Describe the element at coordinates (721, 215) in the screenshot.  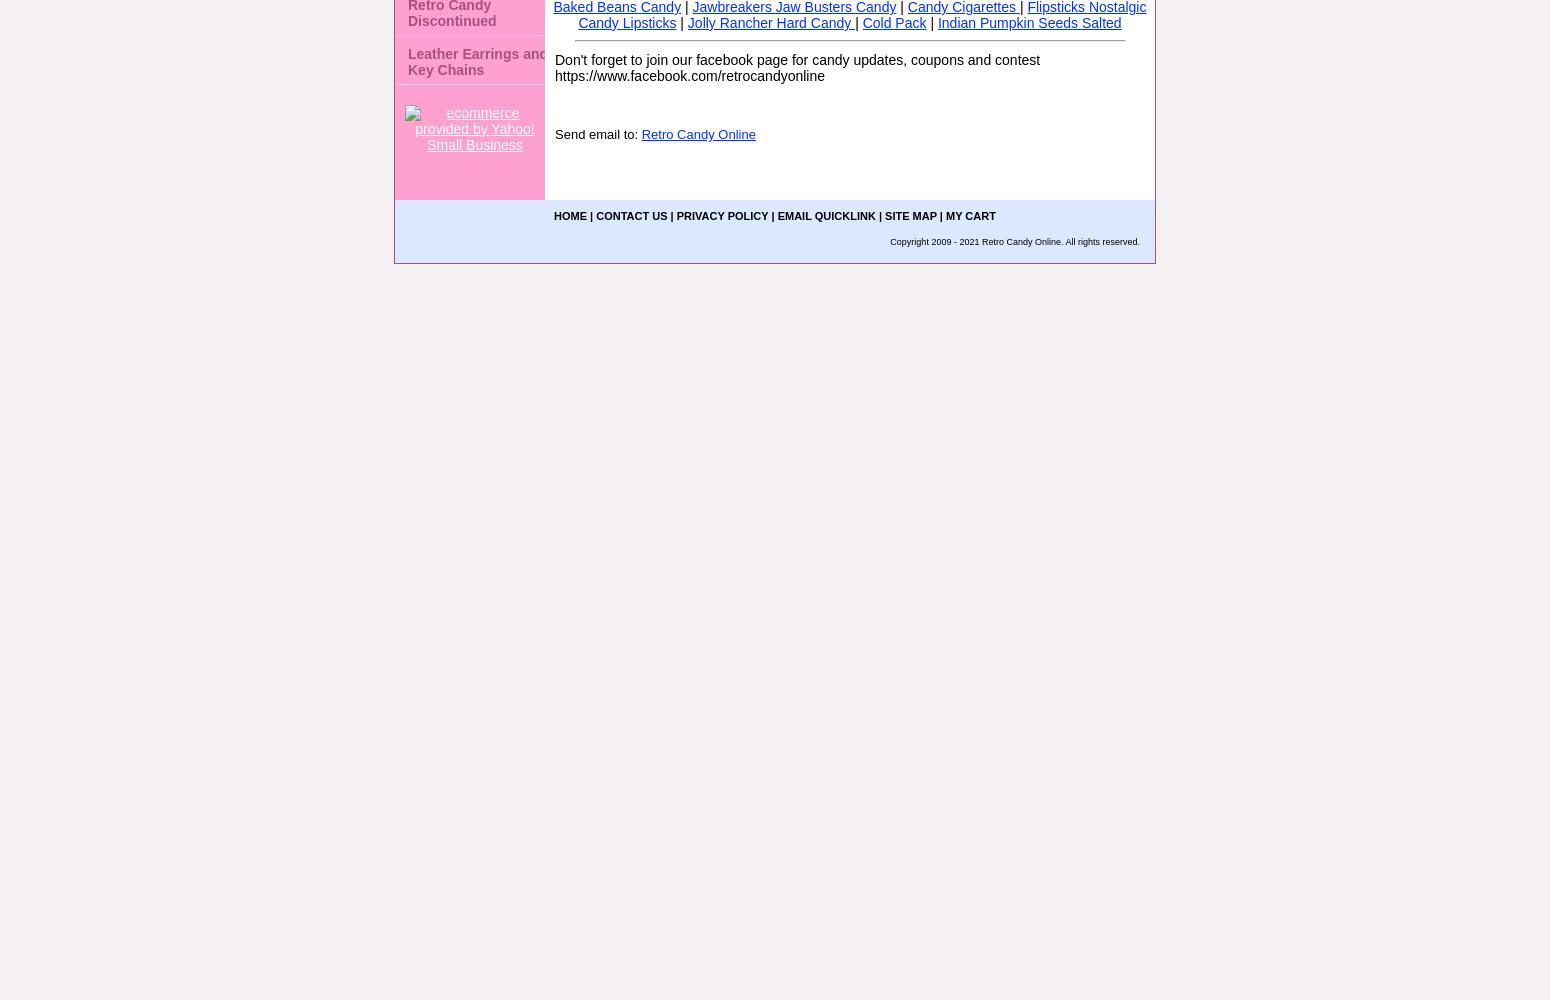
I see `'Privacy Policy'` at that location.